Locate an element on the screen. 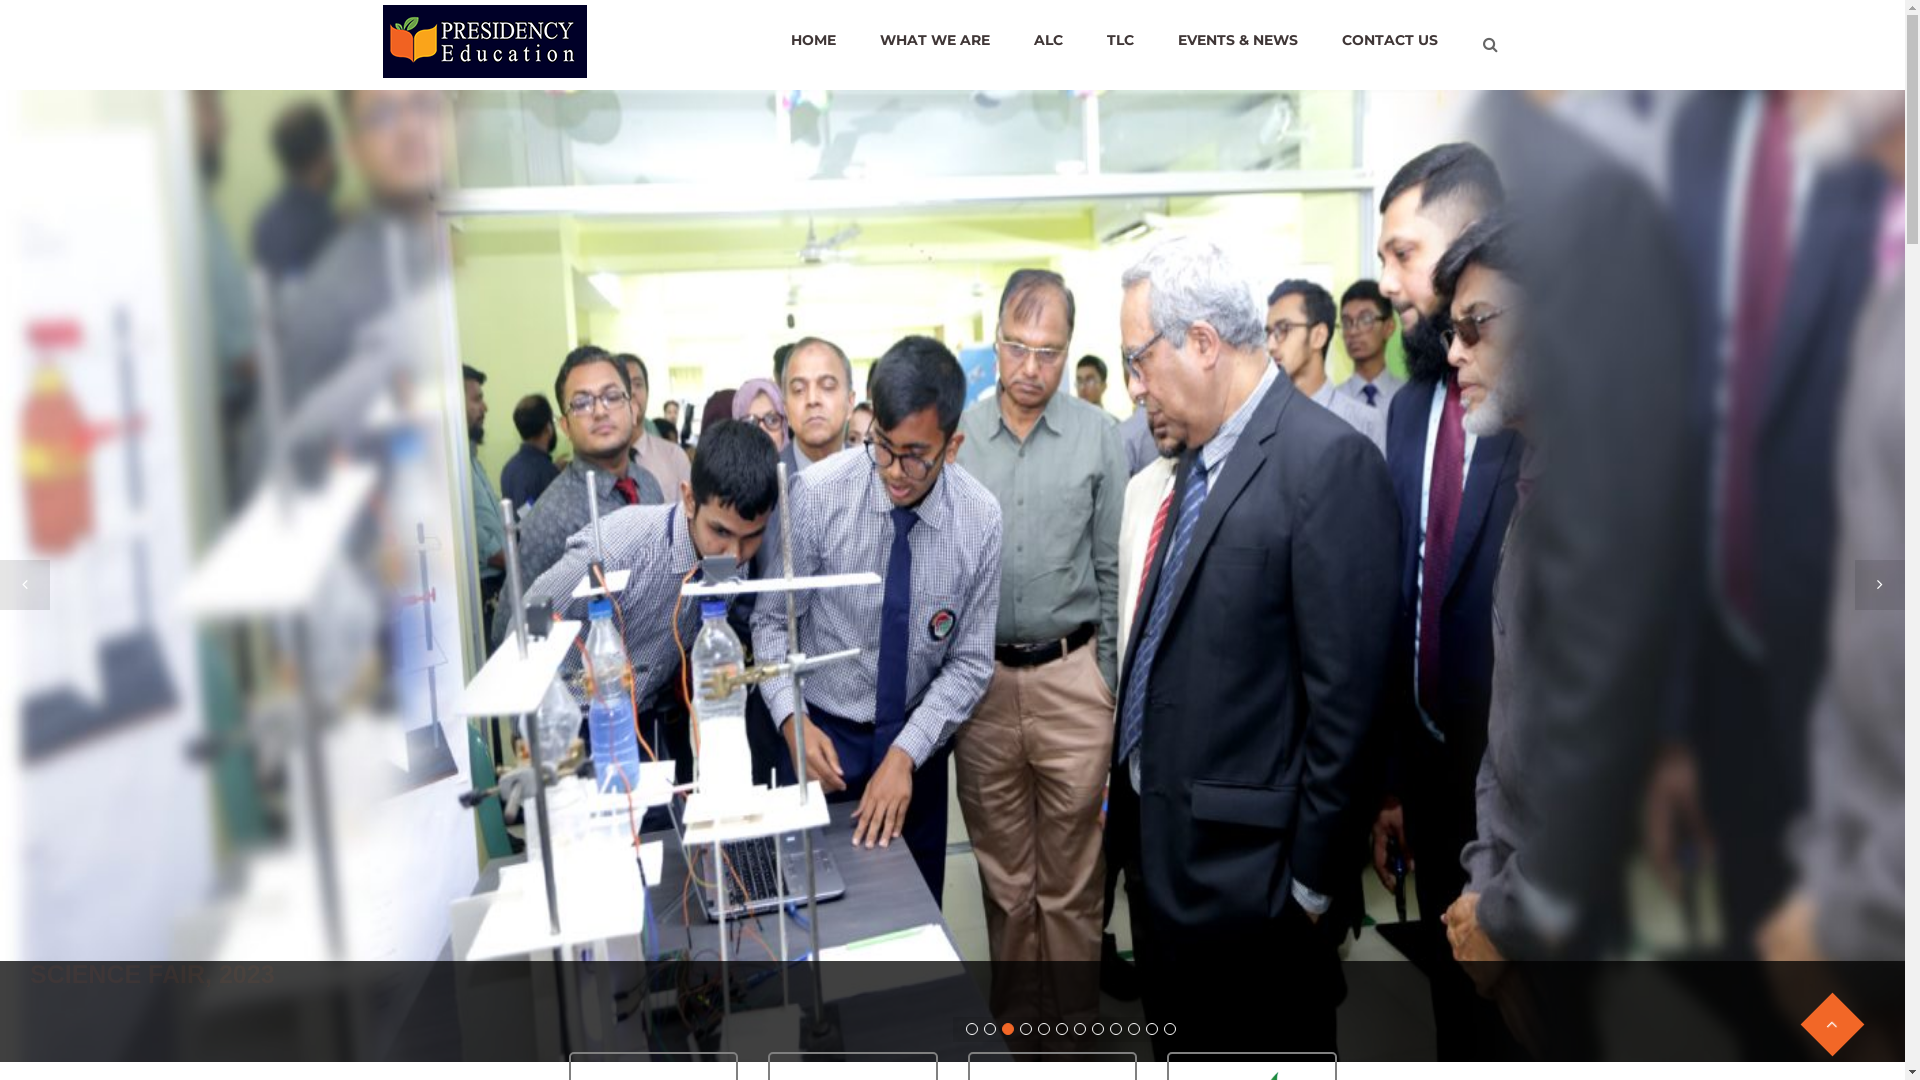 The height and width of the screenshot is (1080, 1920). 'CONTACT US' is located at coordinates (1389, 39).